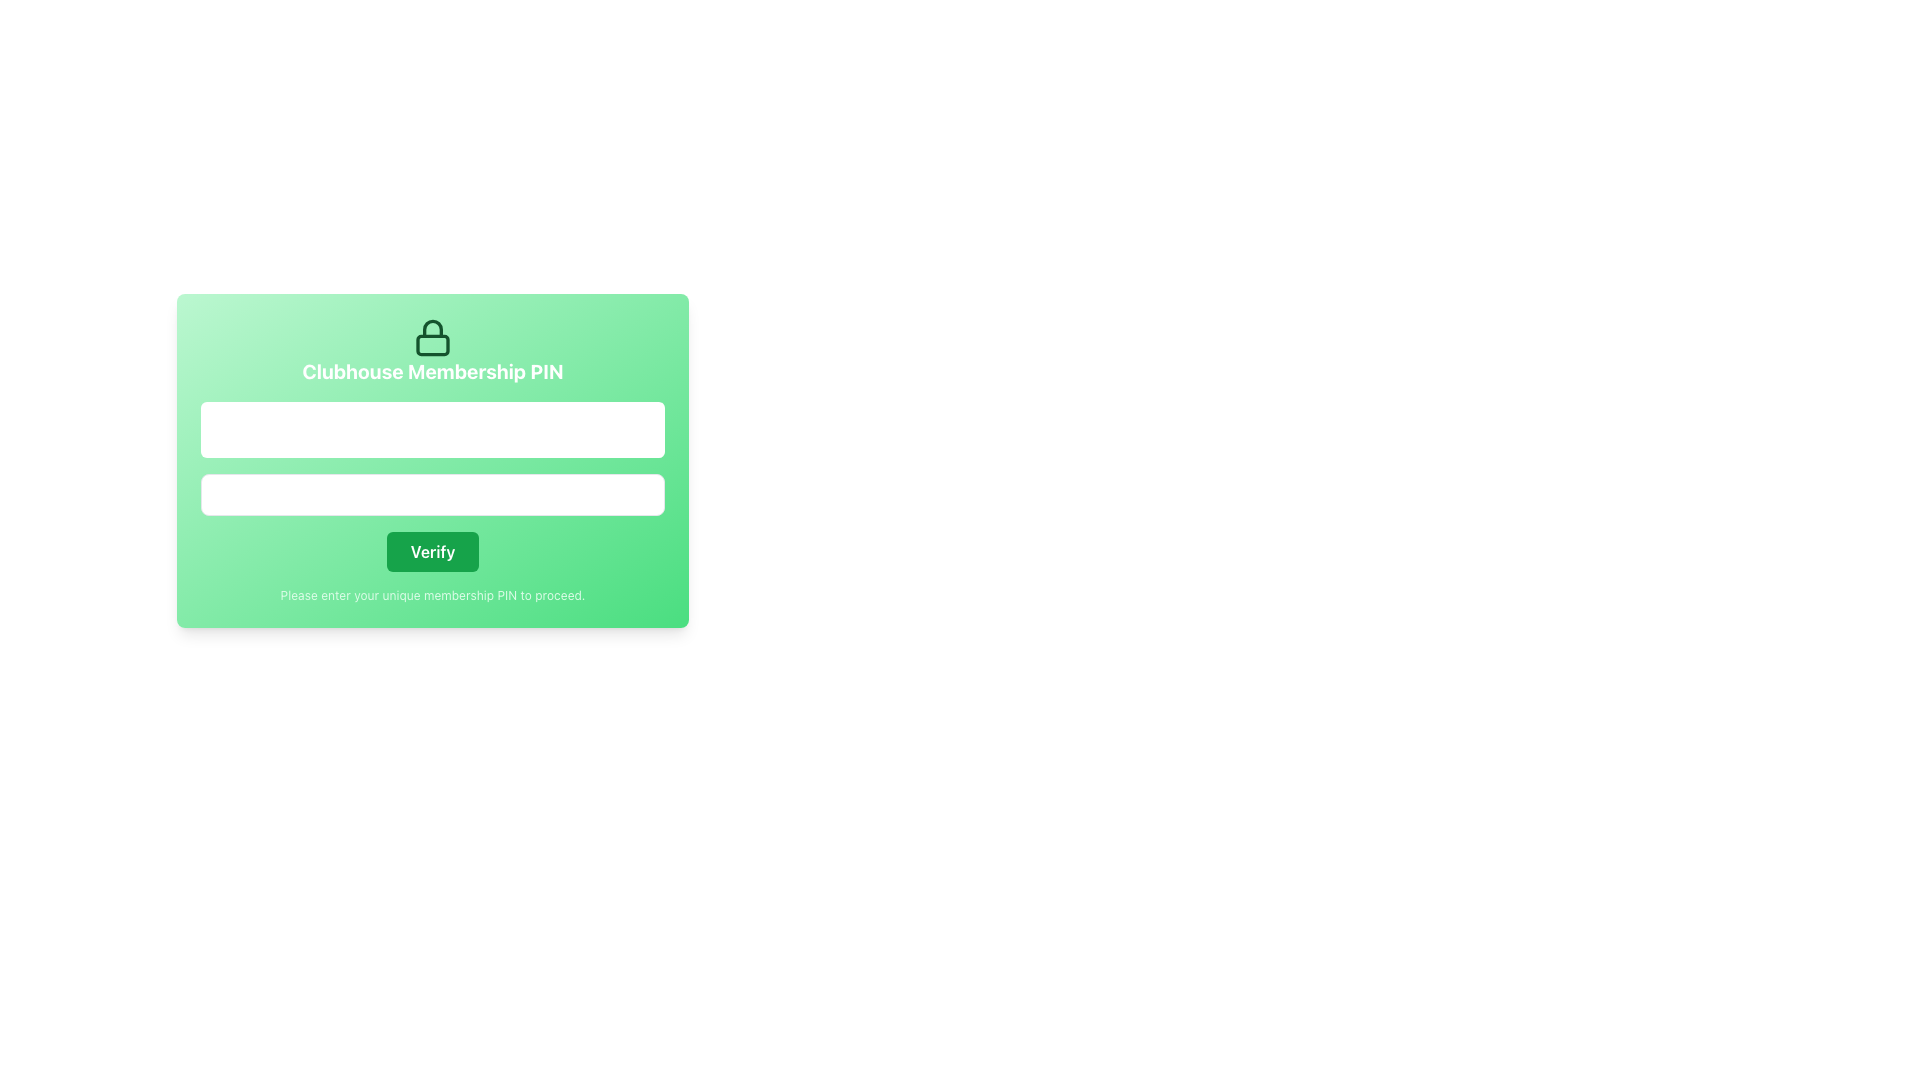  I want to click on the 'Verify' button, which is a green button with white text located directly below the password input field in the form card, so click(431, 551).